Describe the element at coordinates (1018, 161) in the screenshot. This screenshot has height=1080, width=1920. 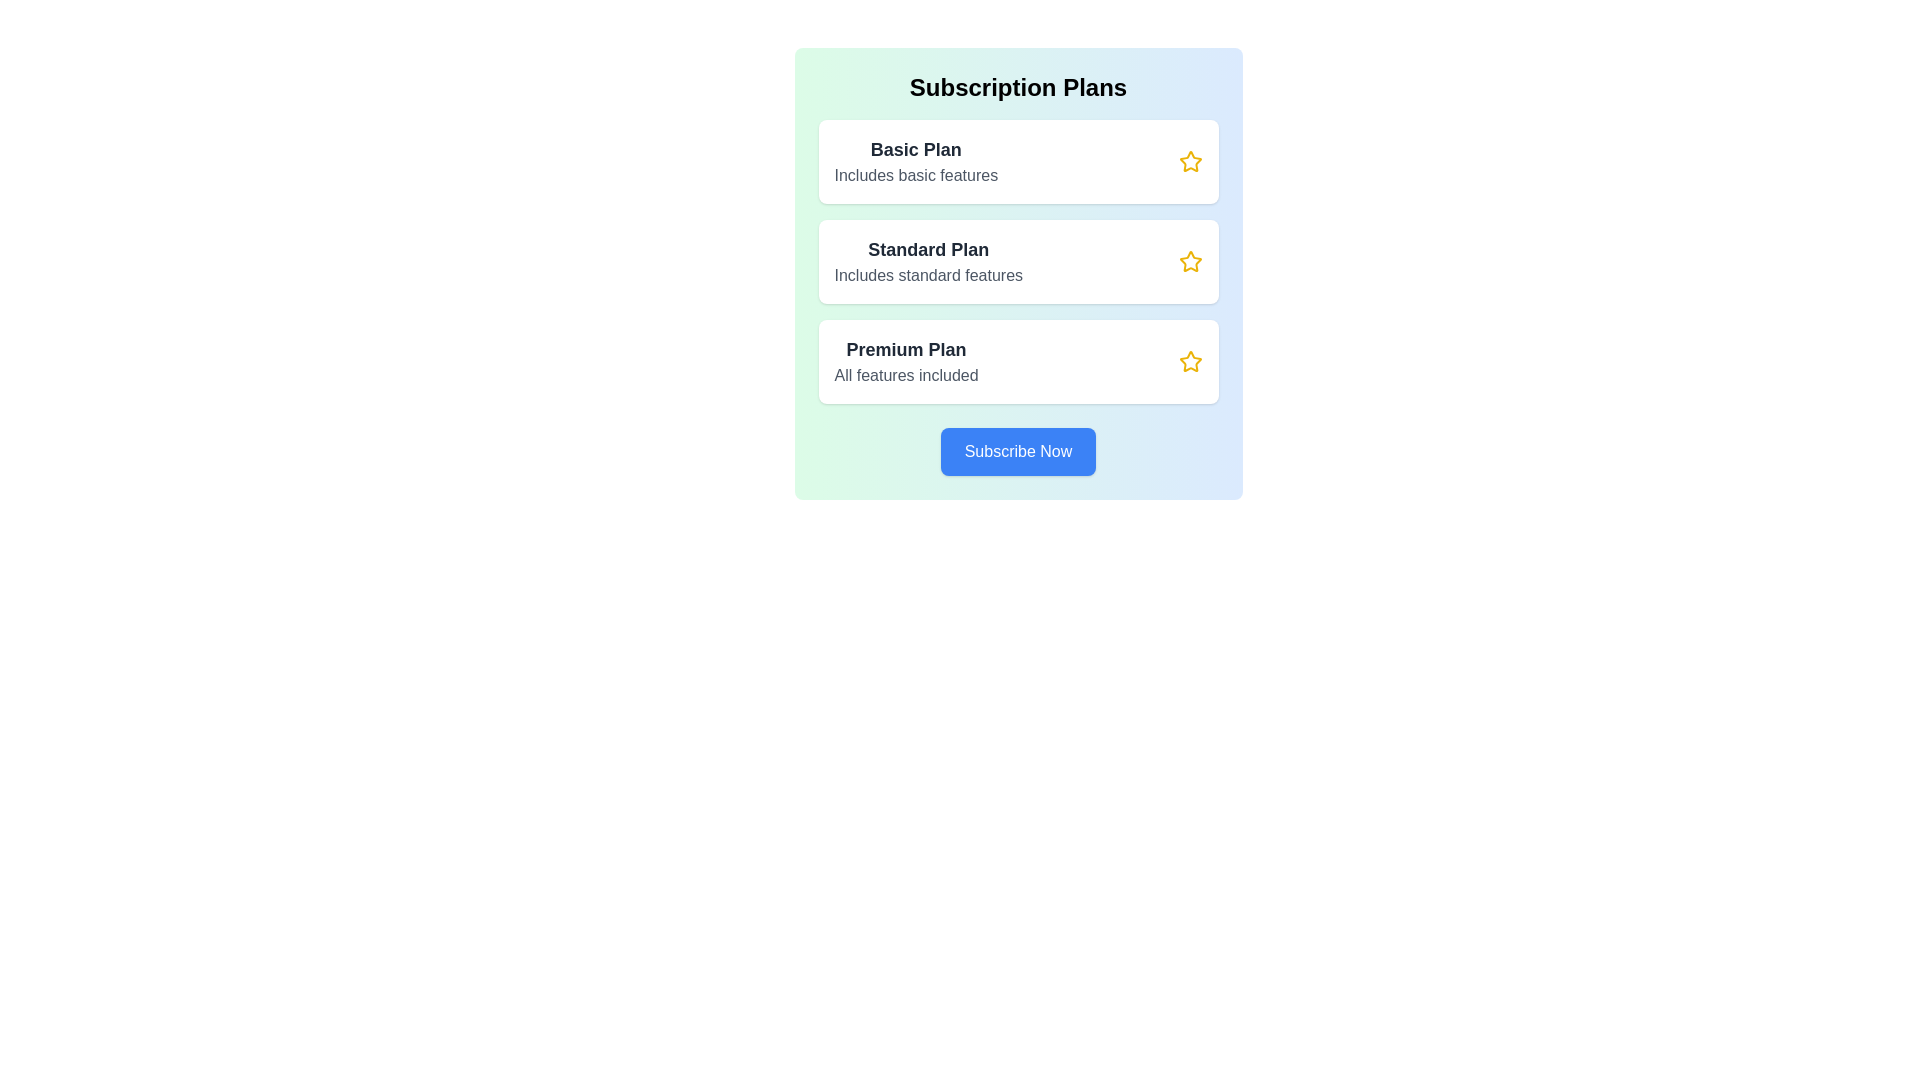
I see `the Basic Plan plan to see its hover effects` at that location.